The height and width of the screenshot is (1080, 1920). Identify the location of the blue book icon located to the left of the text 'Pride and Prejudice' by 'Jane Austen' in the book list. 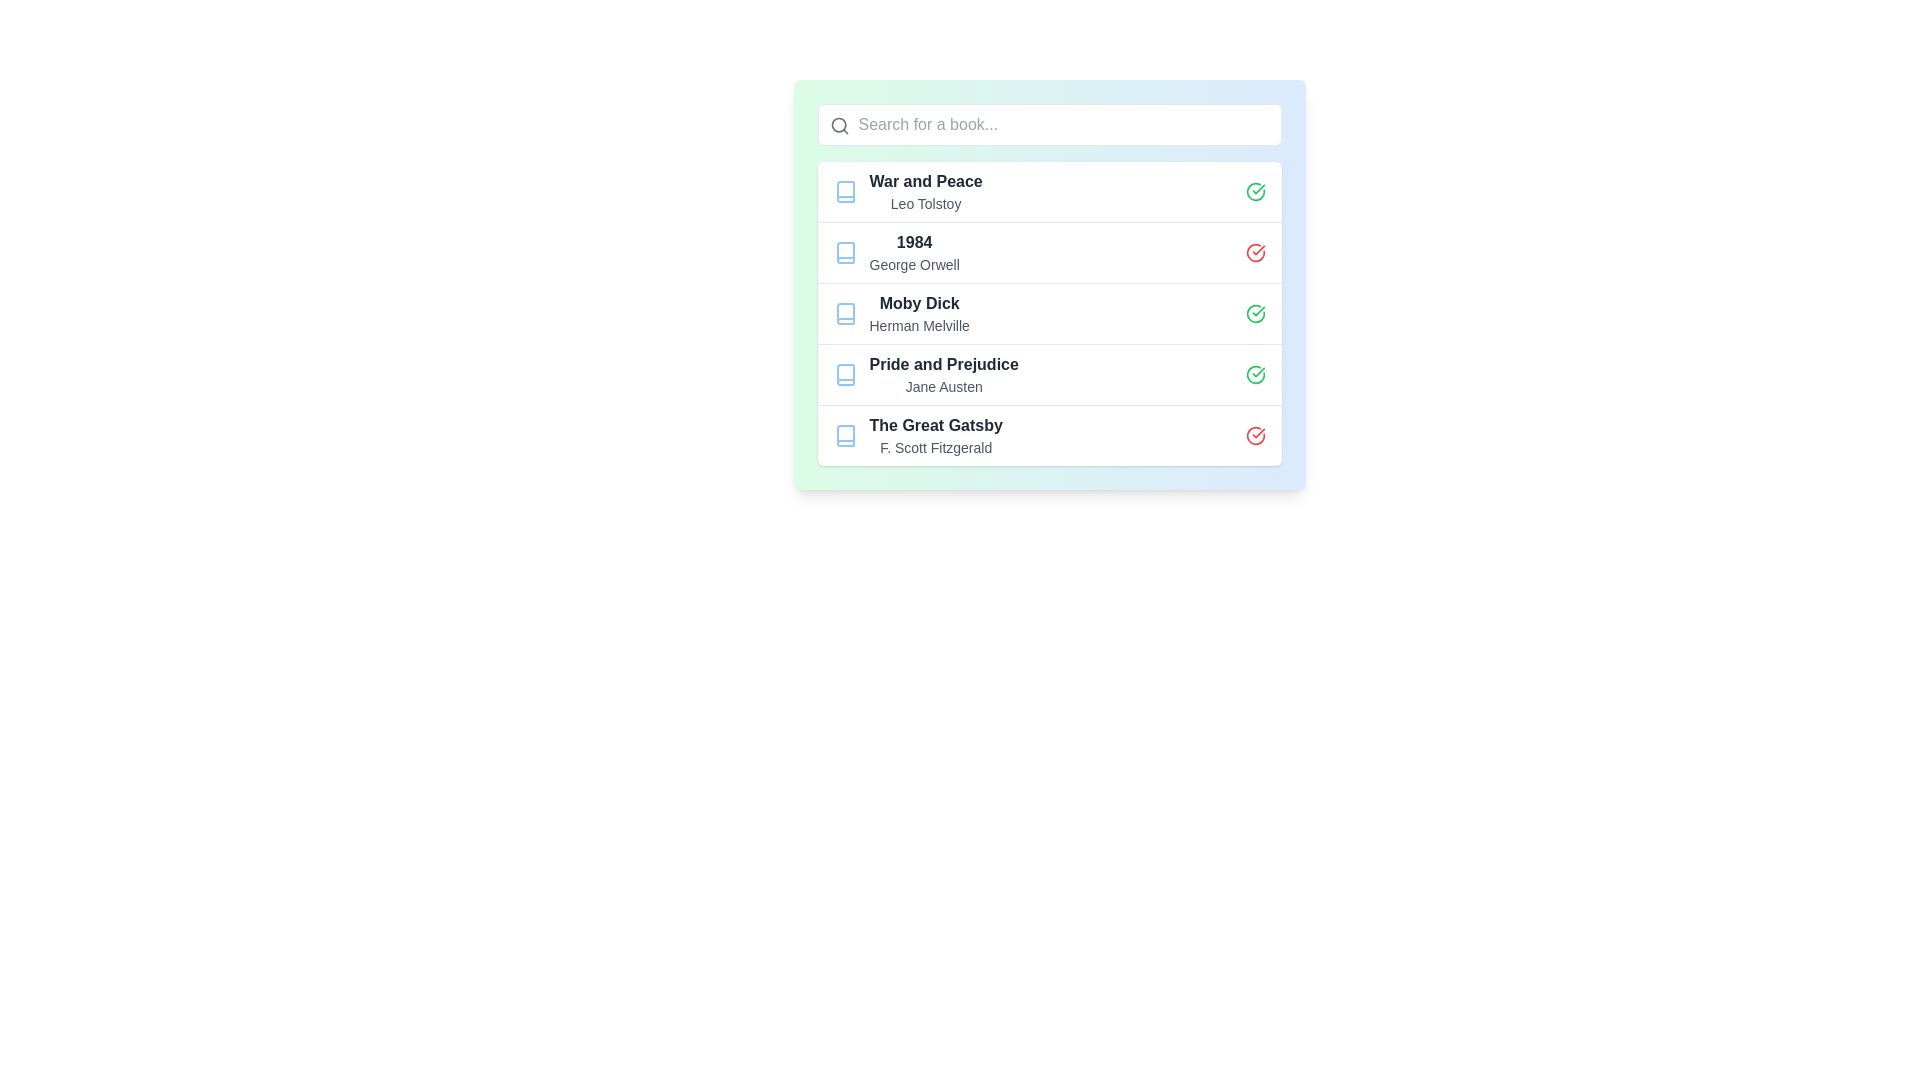
(845, 374).